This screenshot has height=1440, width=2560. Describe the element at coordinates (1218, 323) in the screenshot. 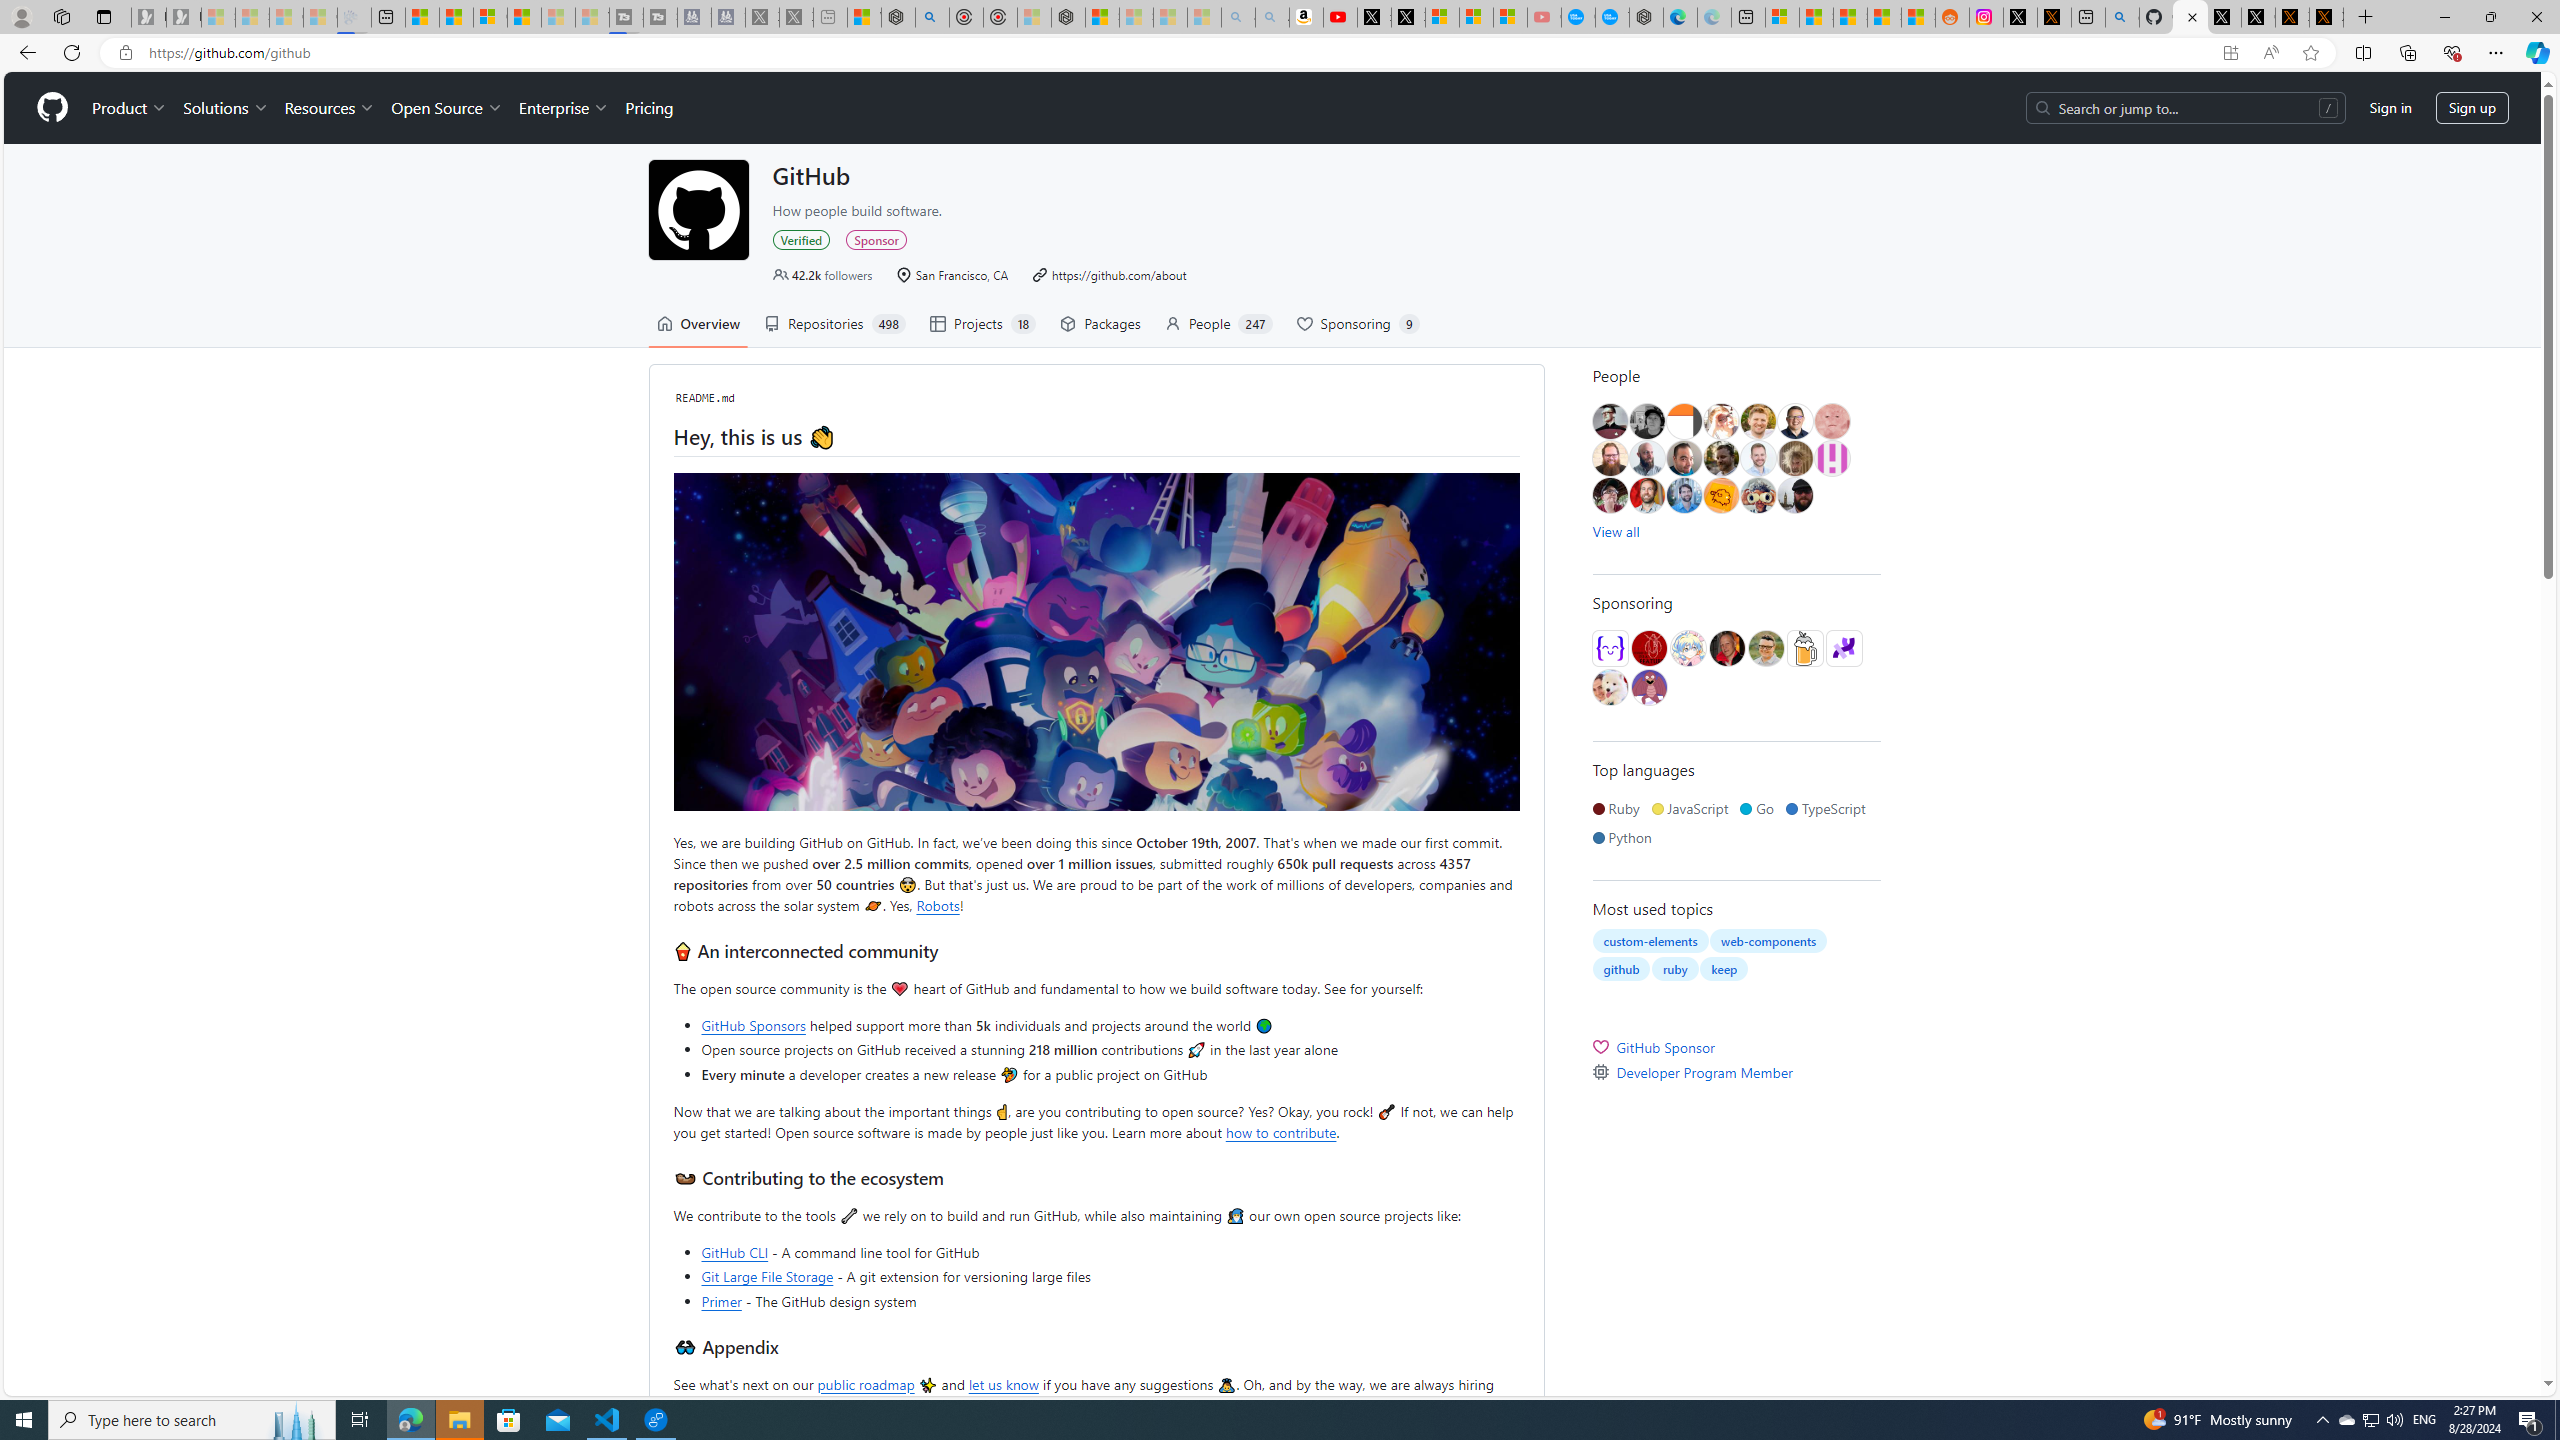

I see `'People 247'` at that location.